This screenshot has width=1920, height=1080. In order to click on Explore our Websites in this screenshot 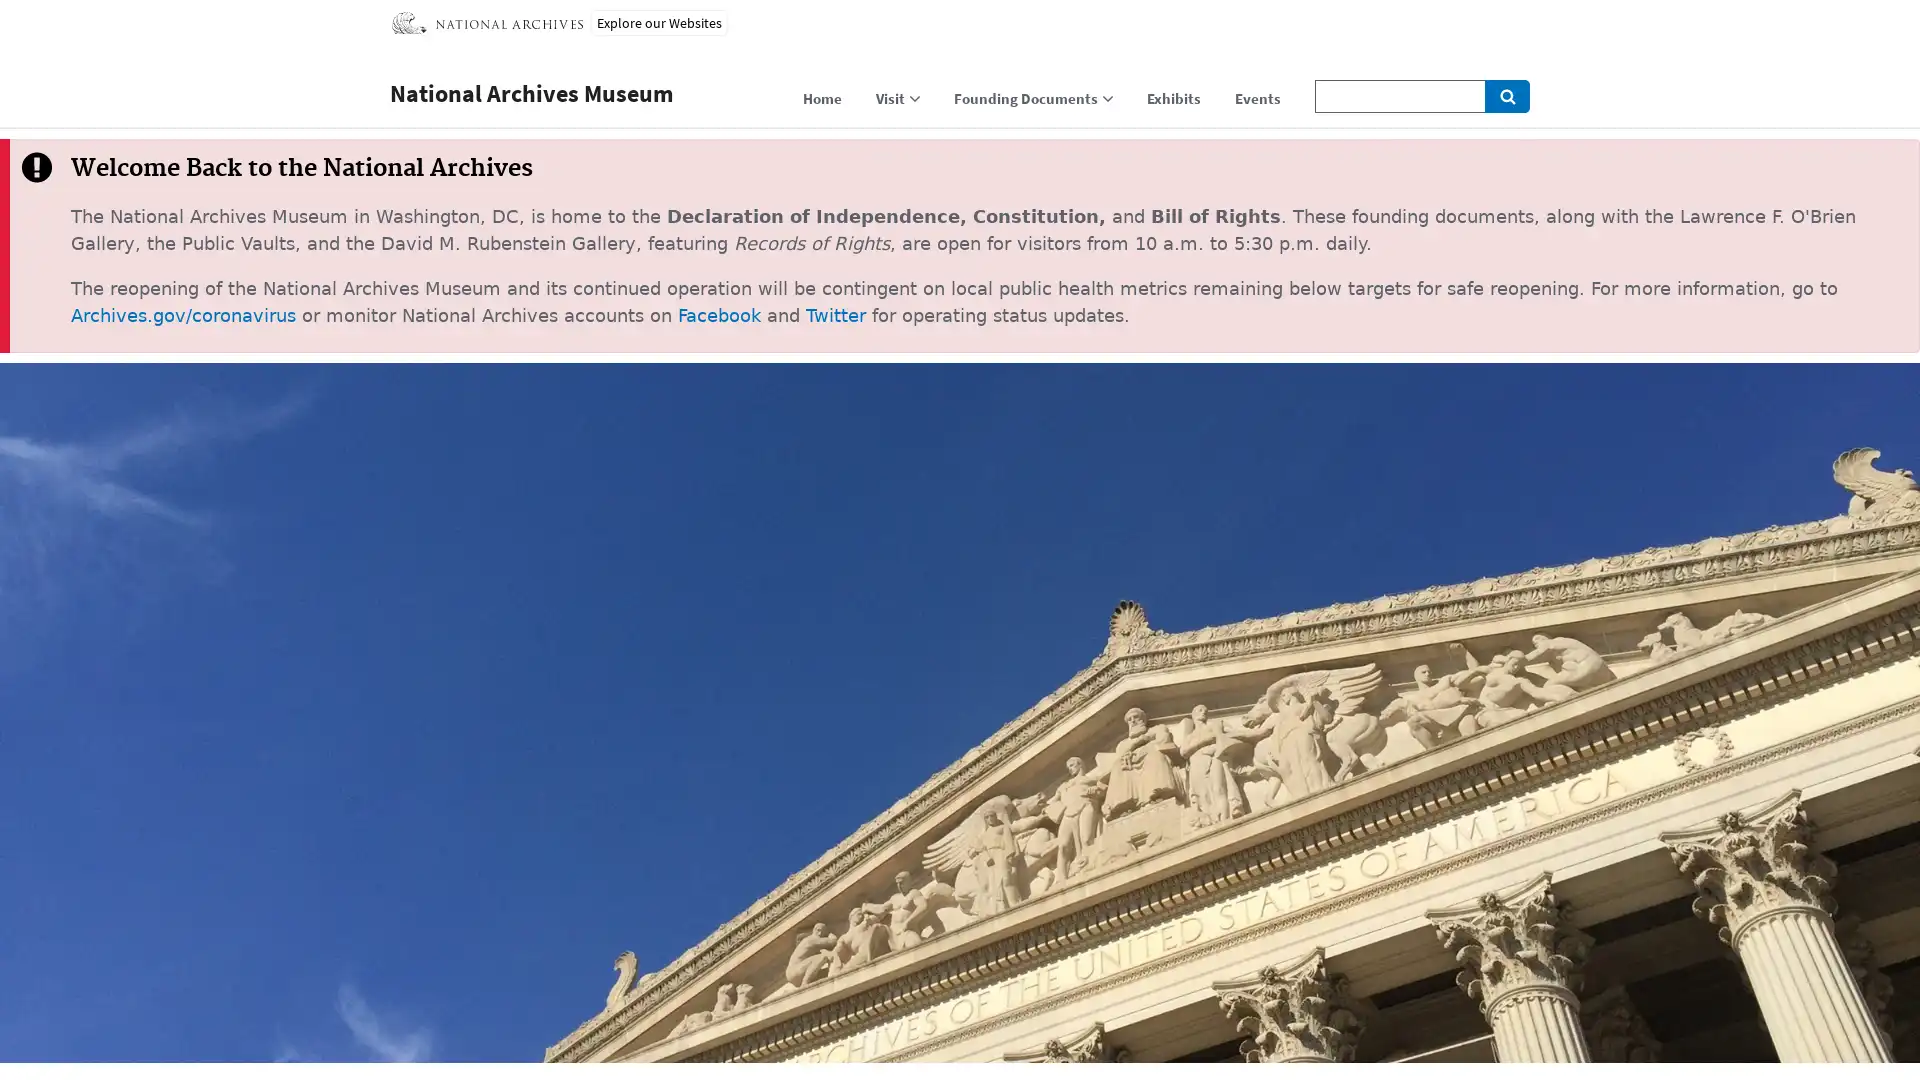, I will do `click(659, 23)`.